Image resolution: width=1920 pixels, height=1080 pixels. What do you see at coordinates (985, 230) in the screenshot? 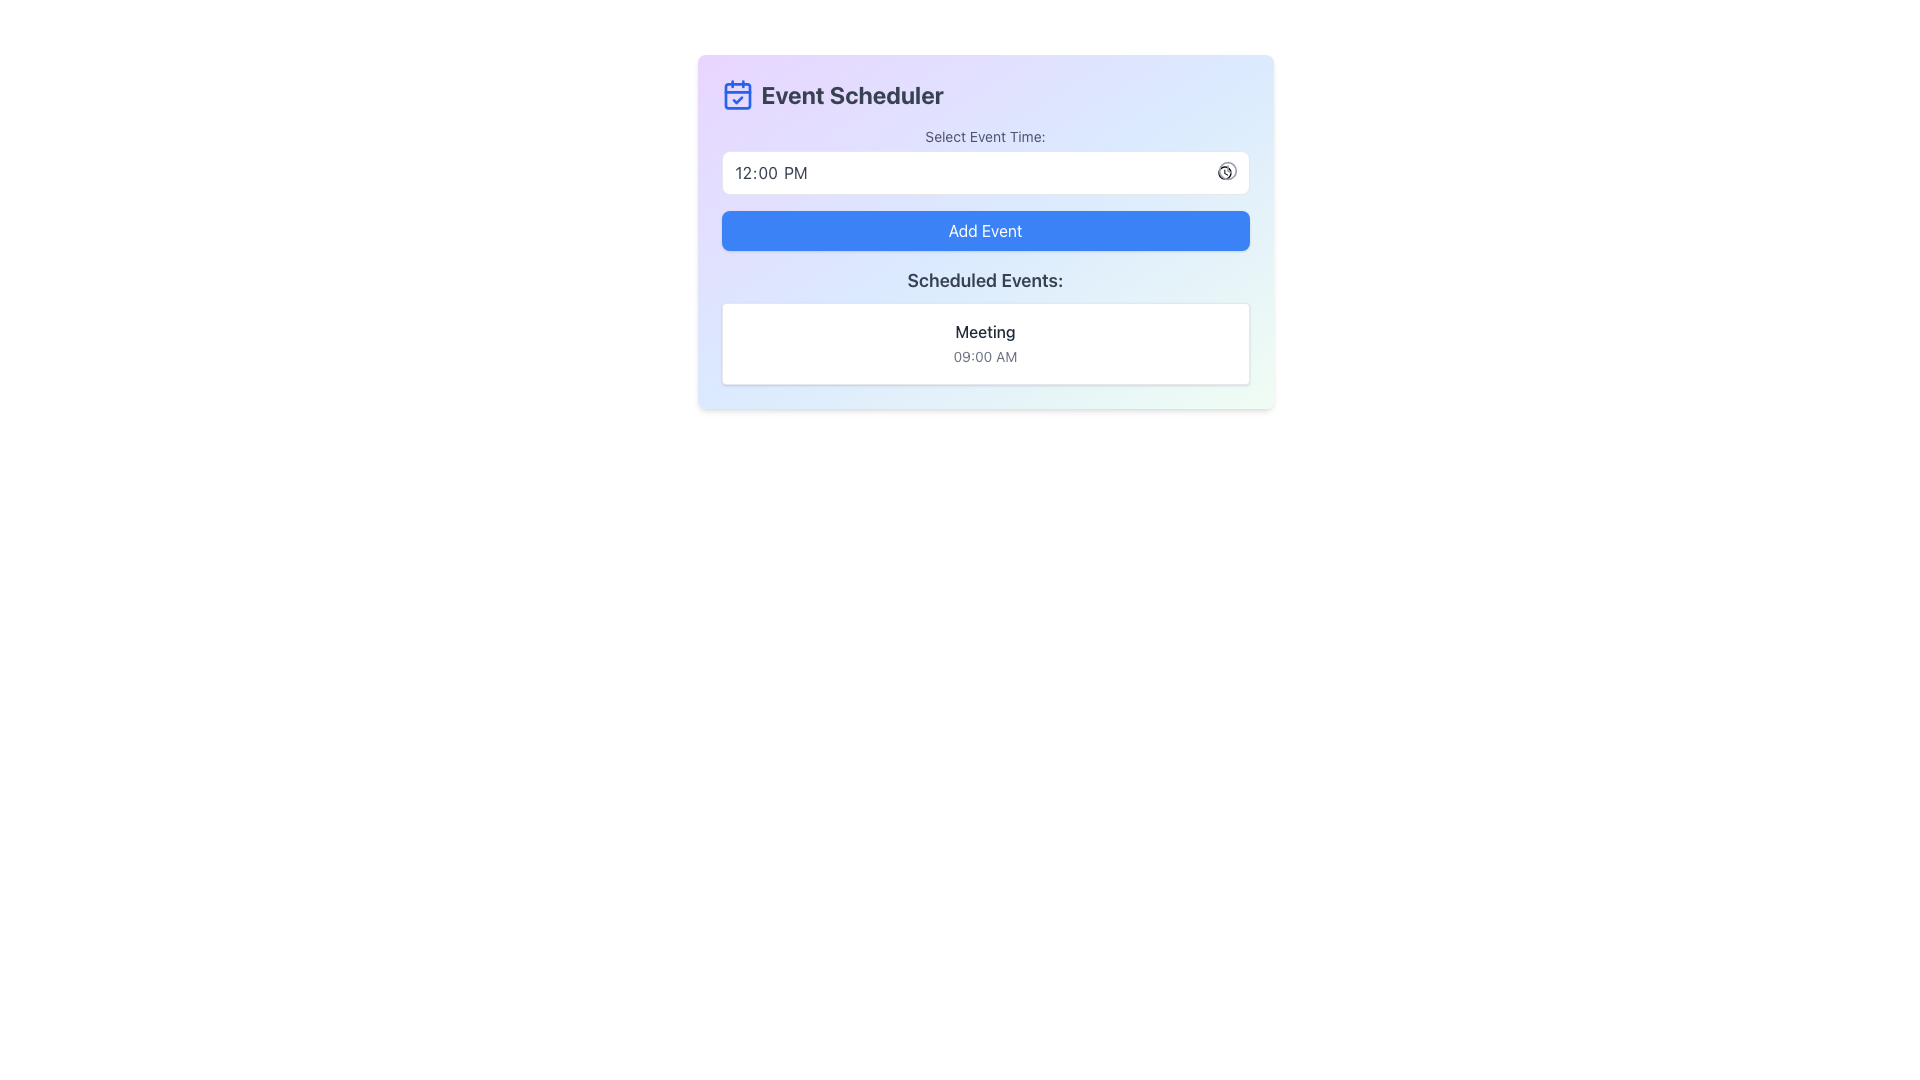
I see `the 'Add Event' button, which is a wide rectangular button with rounded edges, styled in vivid blue with white centered text, to visualize its hover effect` at bounding box center [985, 230].